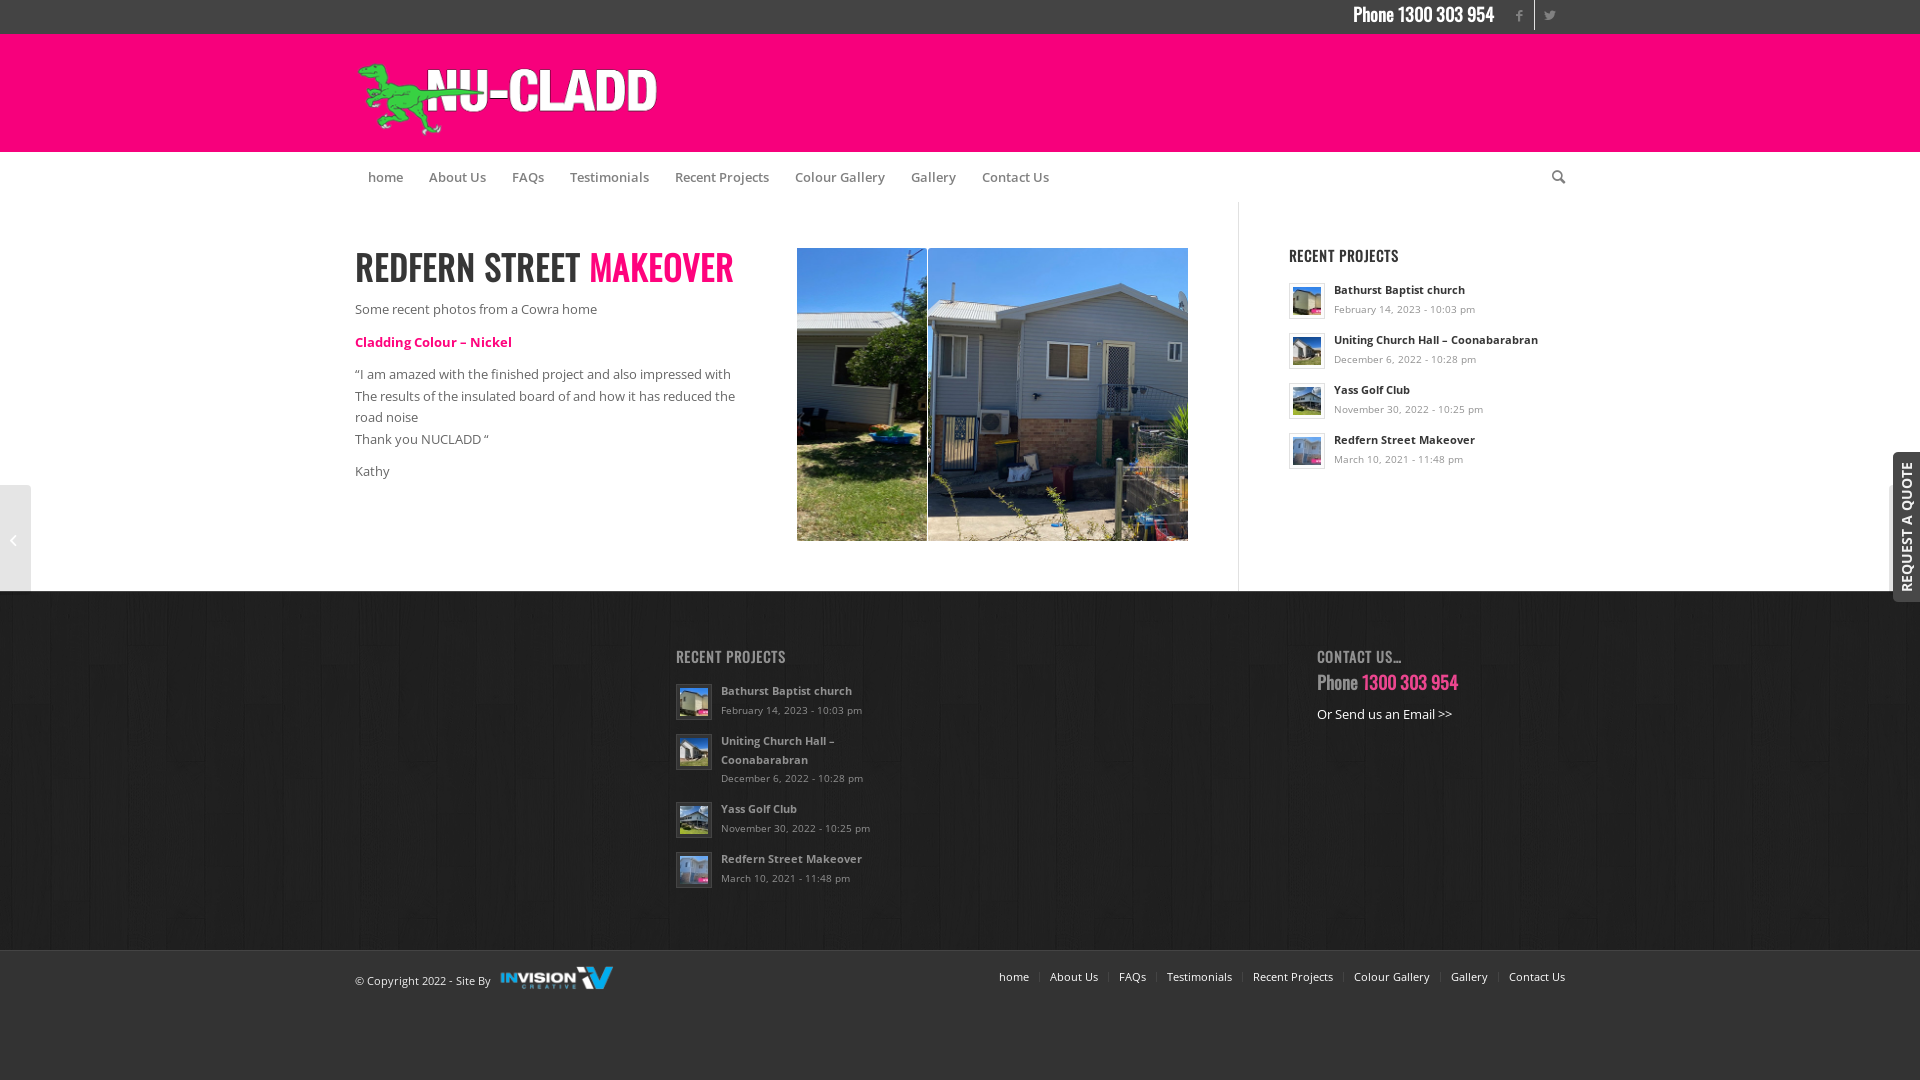 The height and width of the screenshot is (1080, 1920). I want to click on 'Twitter', so click(1549, 15).